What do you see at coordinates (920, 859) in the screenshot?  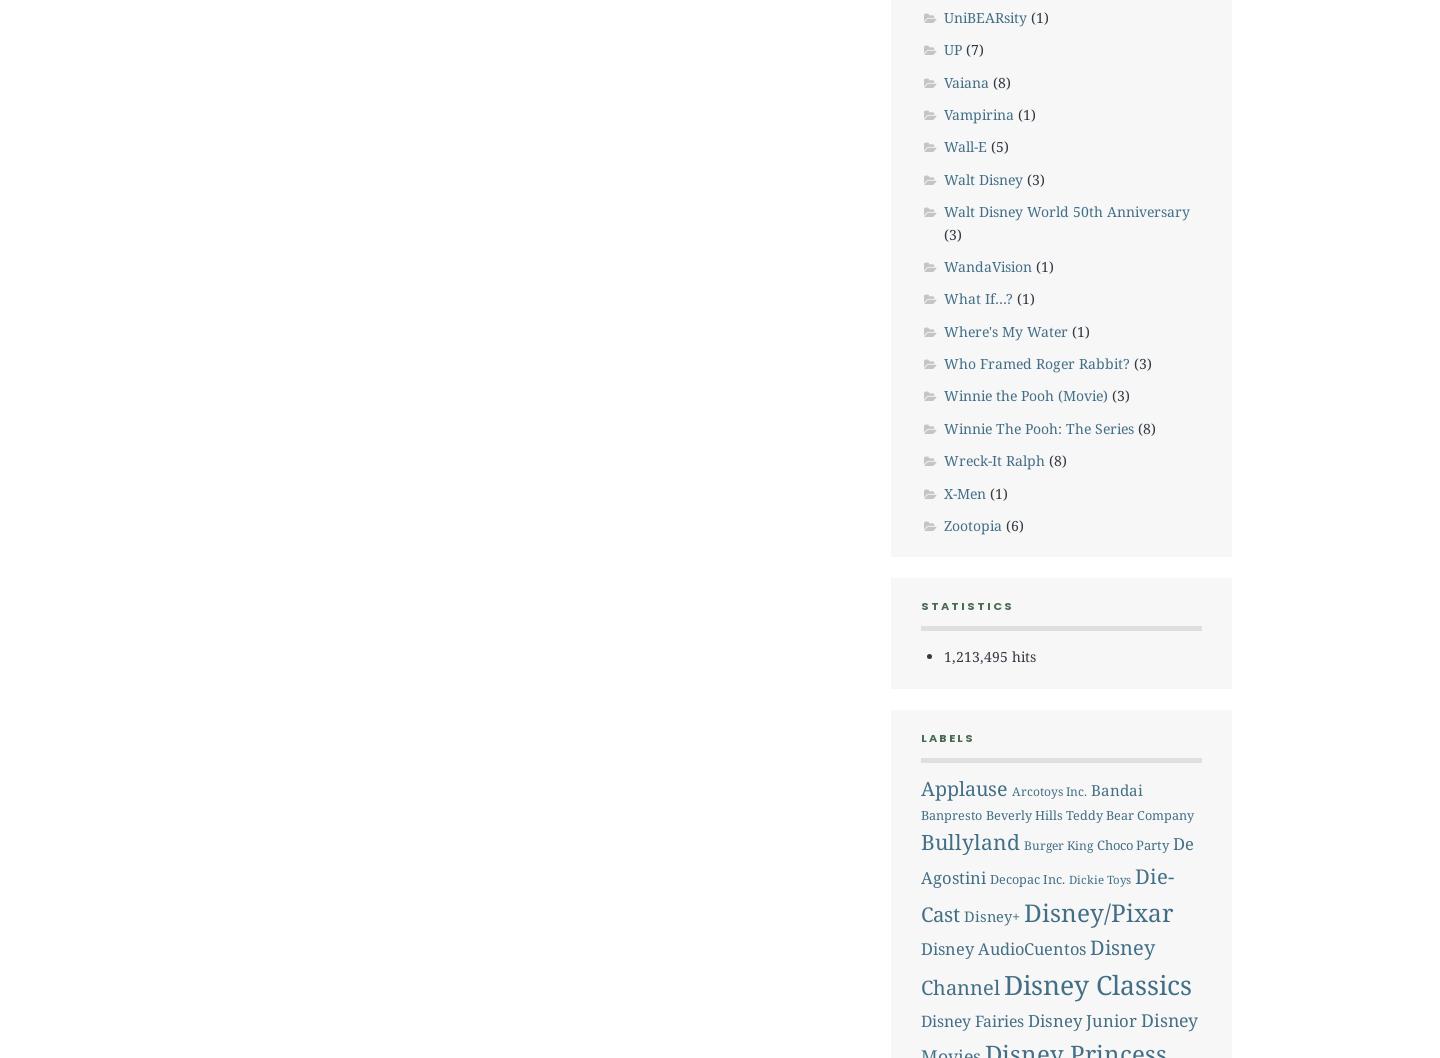 I see `'De Agostini'` at bounding box center [920, 859].